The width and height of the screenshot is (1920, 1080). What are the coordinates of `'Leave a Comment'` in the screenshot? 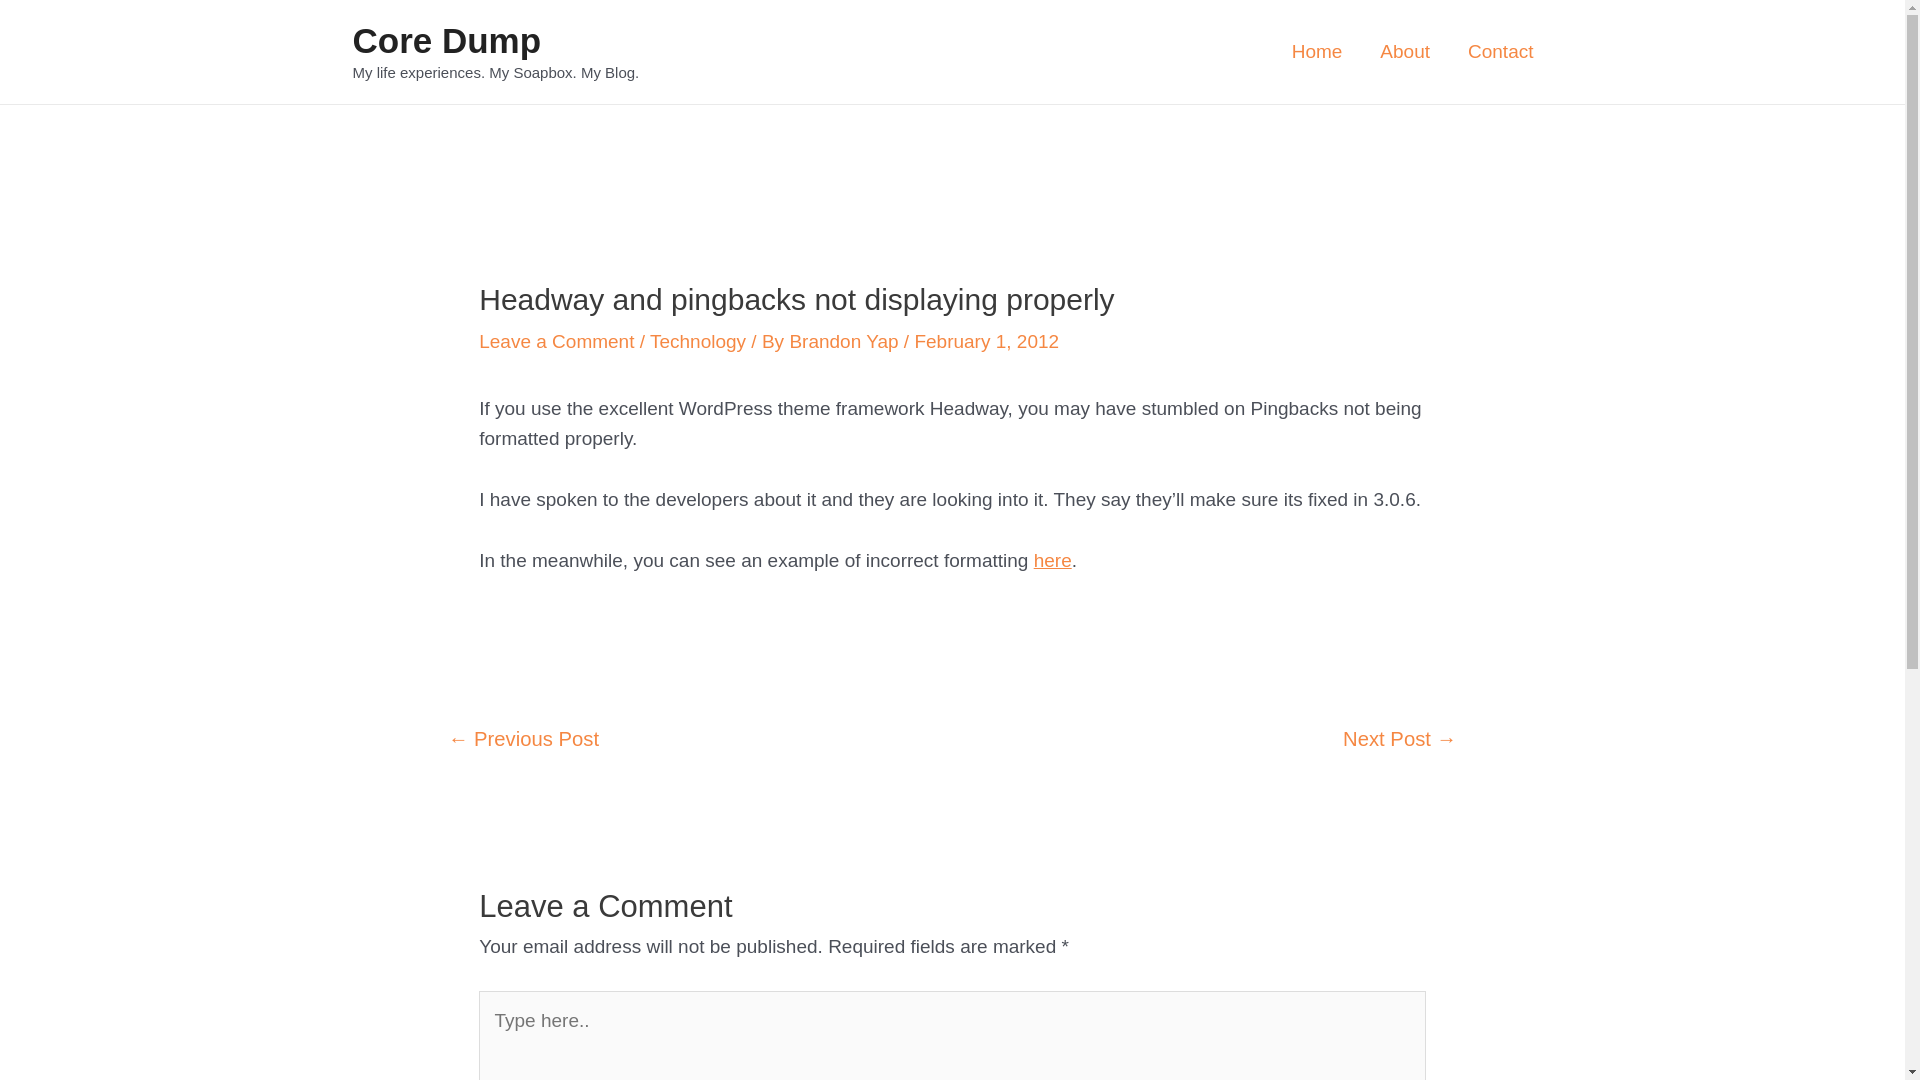 It's located at (556, 340).